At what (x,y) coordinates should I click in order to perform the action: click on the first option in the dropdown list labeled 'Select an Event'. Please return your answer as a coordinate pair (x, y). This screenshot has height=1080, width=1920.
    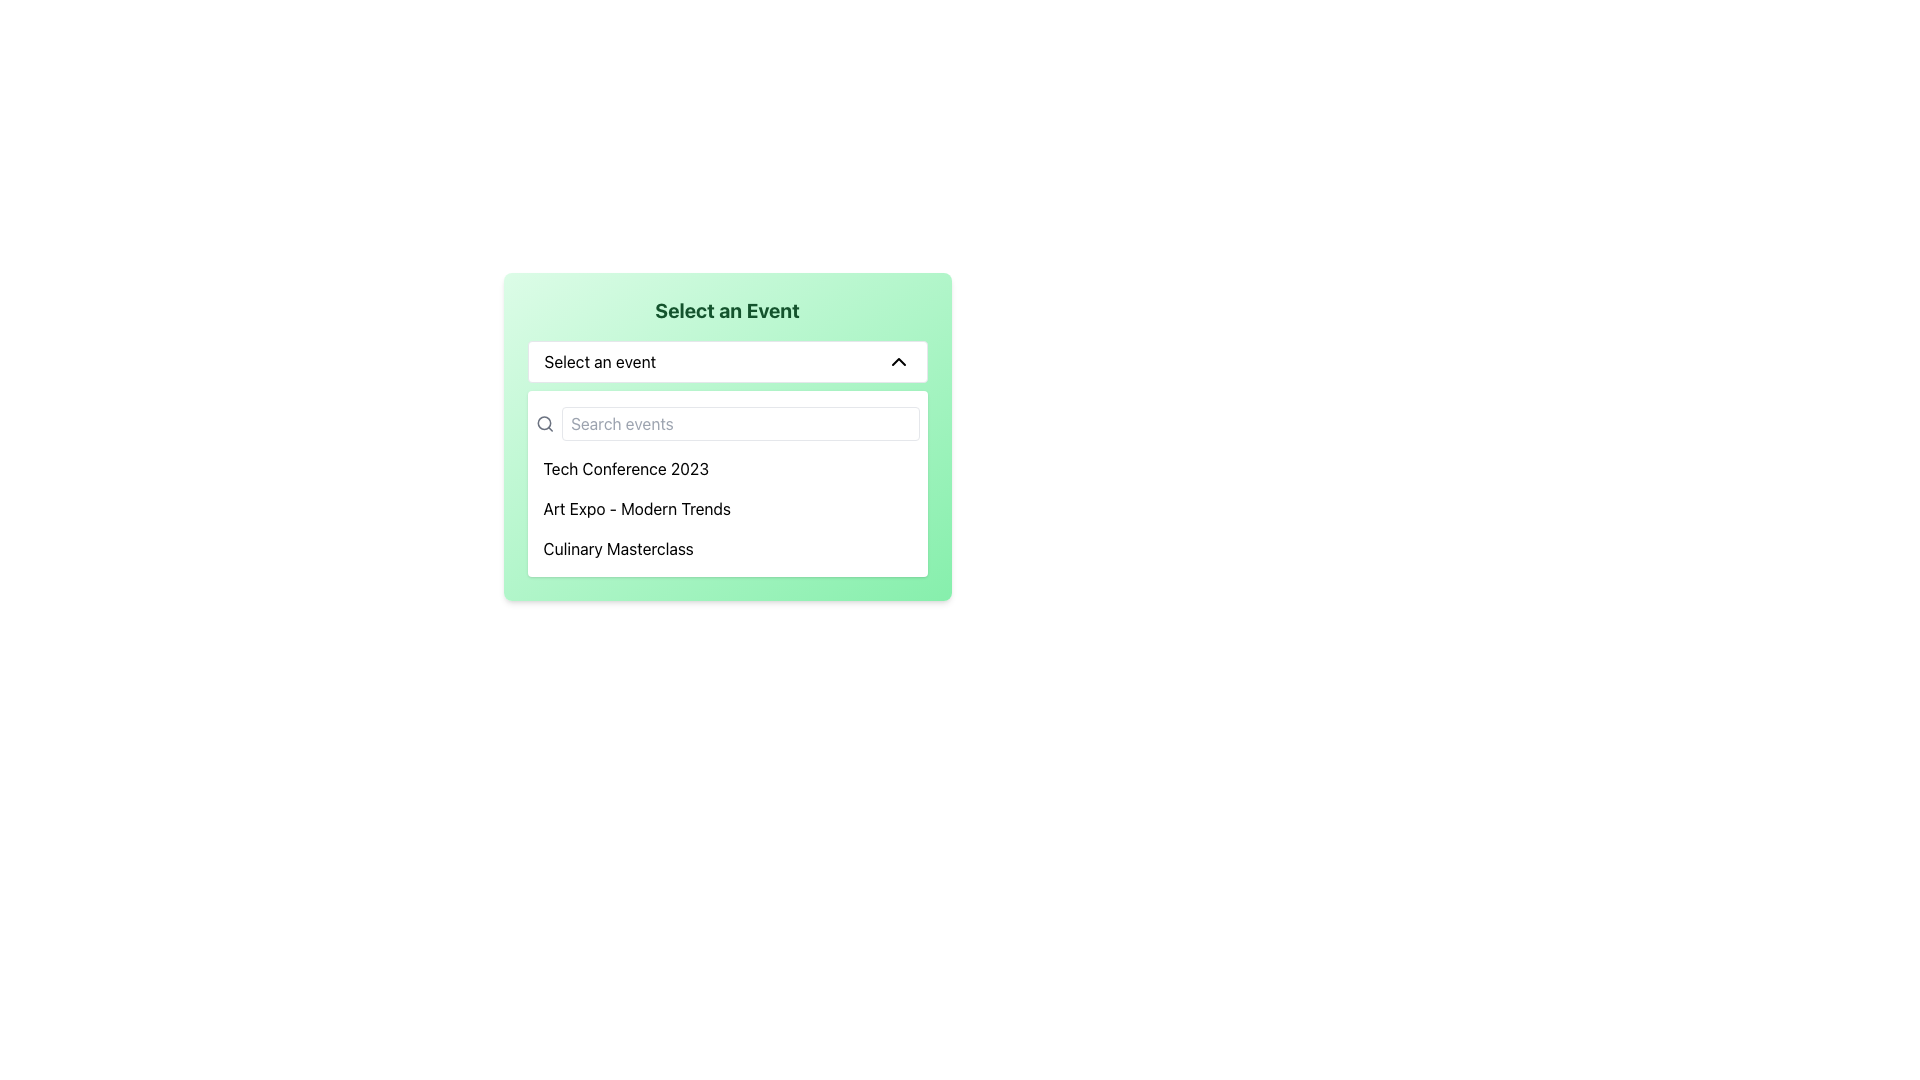
    Looking at the image, I should click on (624, 469).